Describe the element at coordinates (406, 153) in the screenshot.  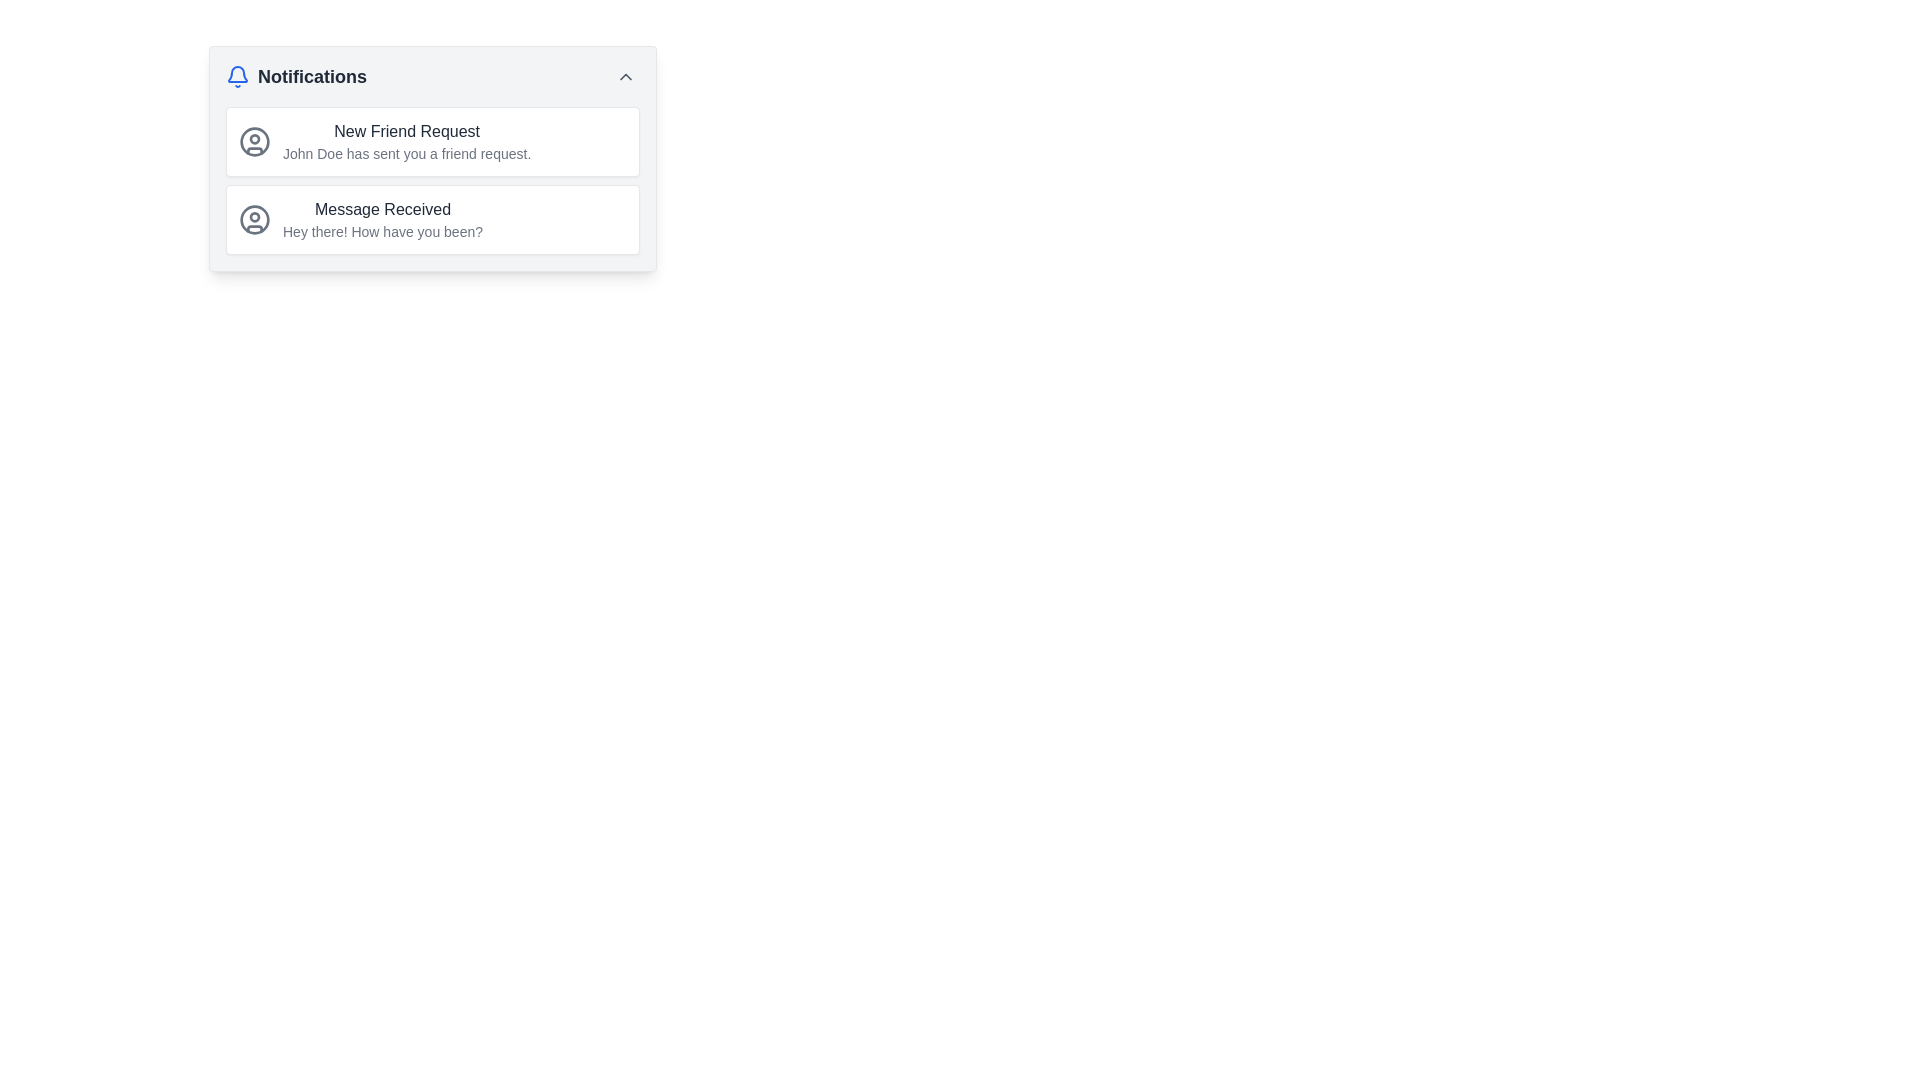
I see `message 'John Doe has sent you a friend request.' which is a text label styled with a smaller font and gray color, located beneath the 'New Friend Request' title in the Notifications section` at that location.